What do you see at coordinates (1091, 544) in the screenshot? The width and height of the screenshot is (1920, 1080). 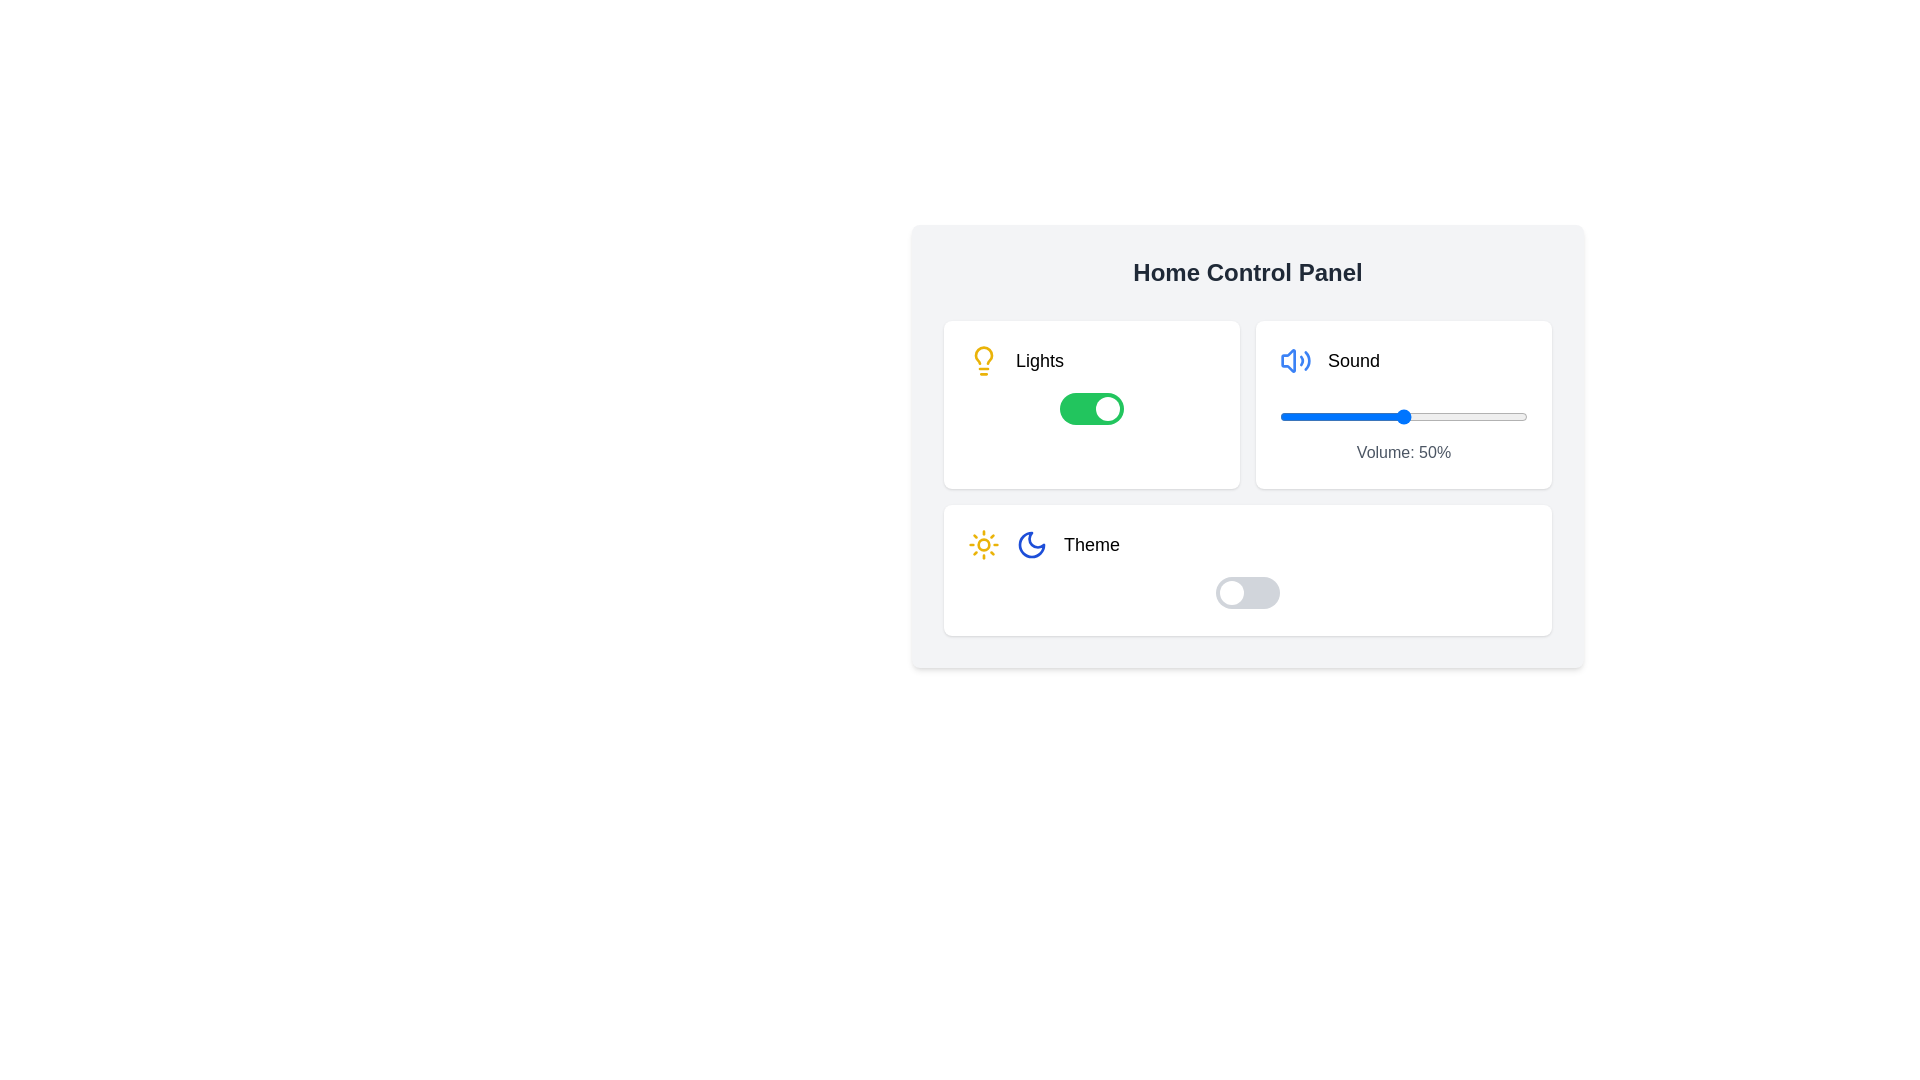 I see `the 'Theme' text label, which is displayed in medium font size and positioned between a sun icon and a toggle switch, below the main control panels for 'Lights' and 'Sound.'` at bounding box center [1091, 544].